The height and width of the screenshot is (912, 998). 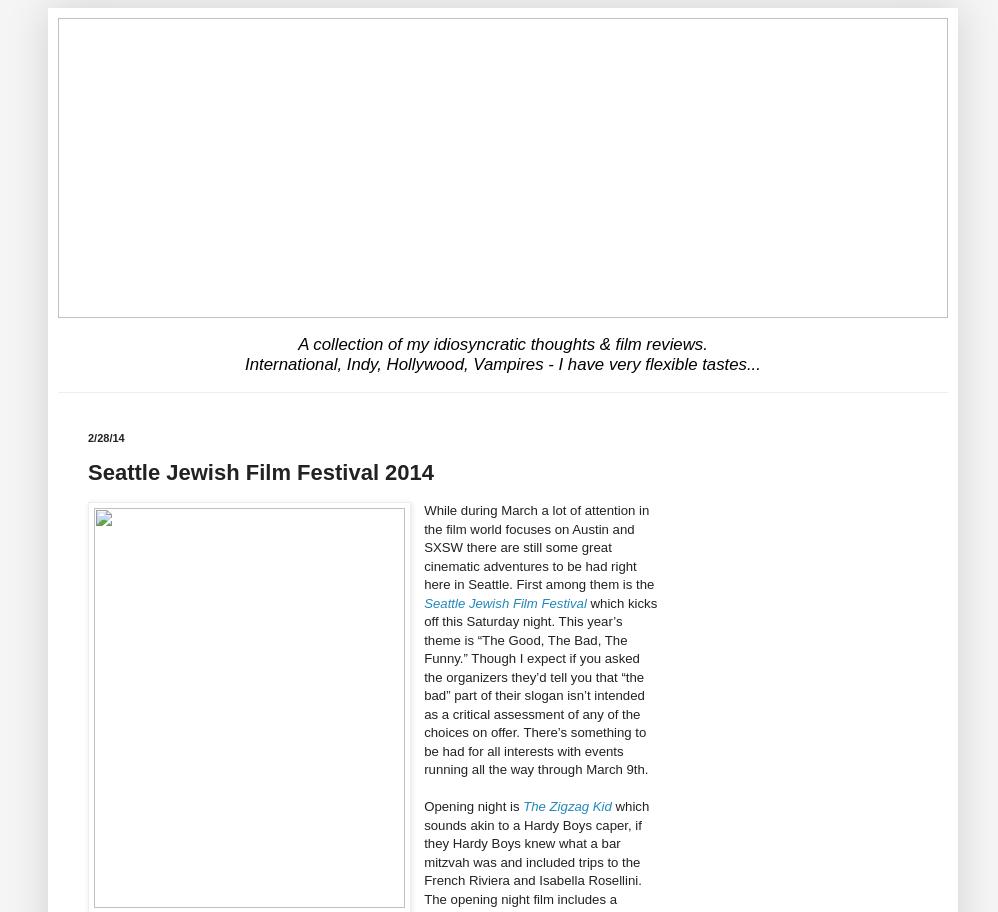 What do you see at coordinates (640, 362) in the screenshot?
I see `'flexible tastes...'` at bounding box center [640, 362].